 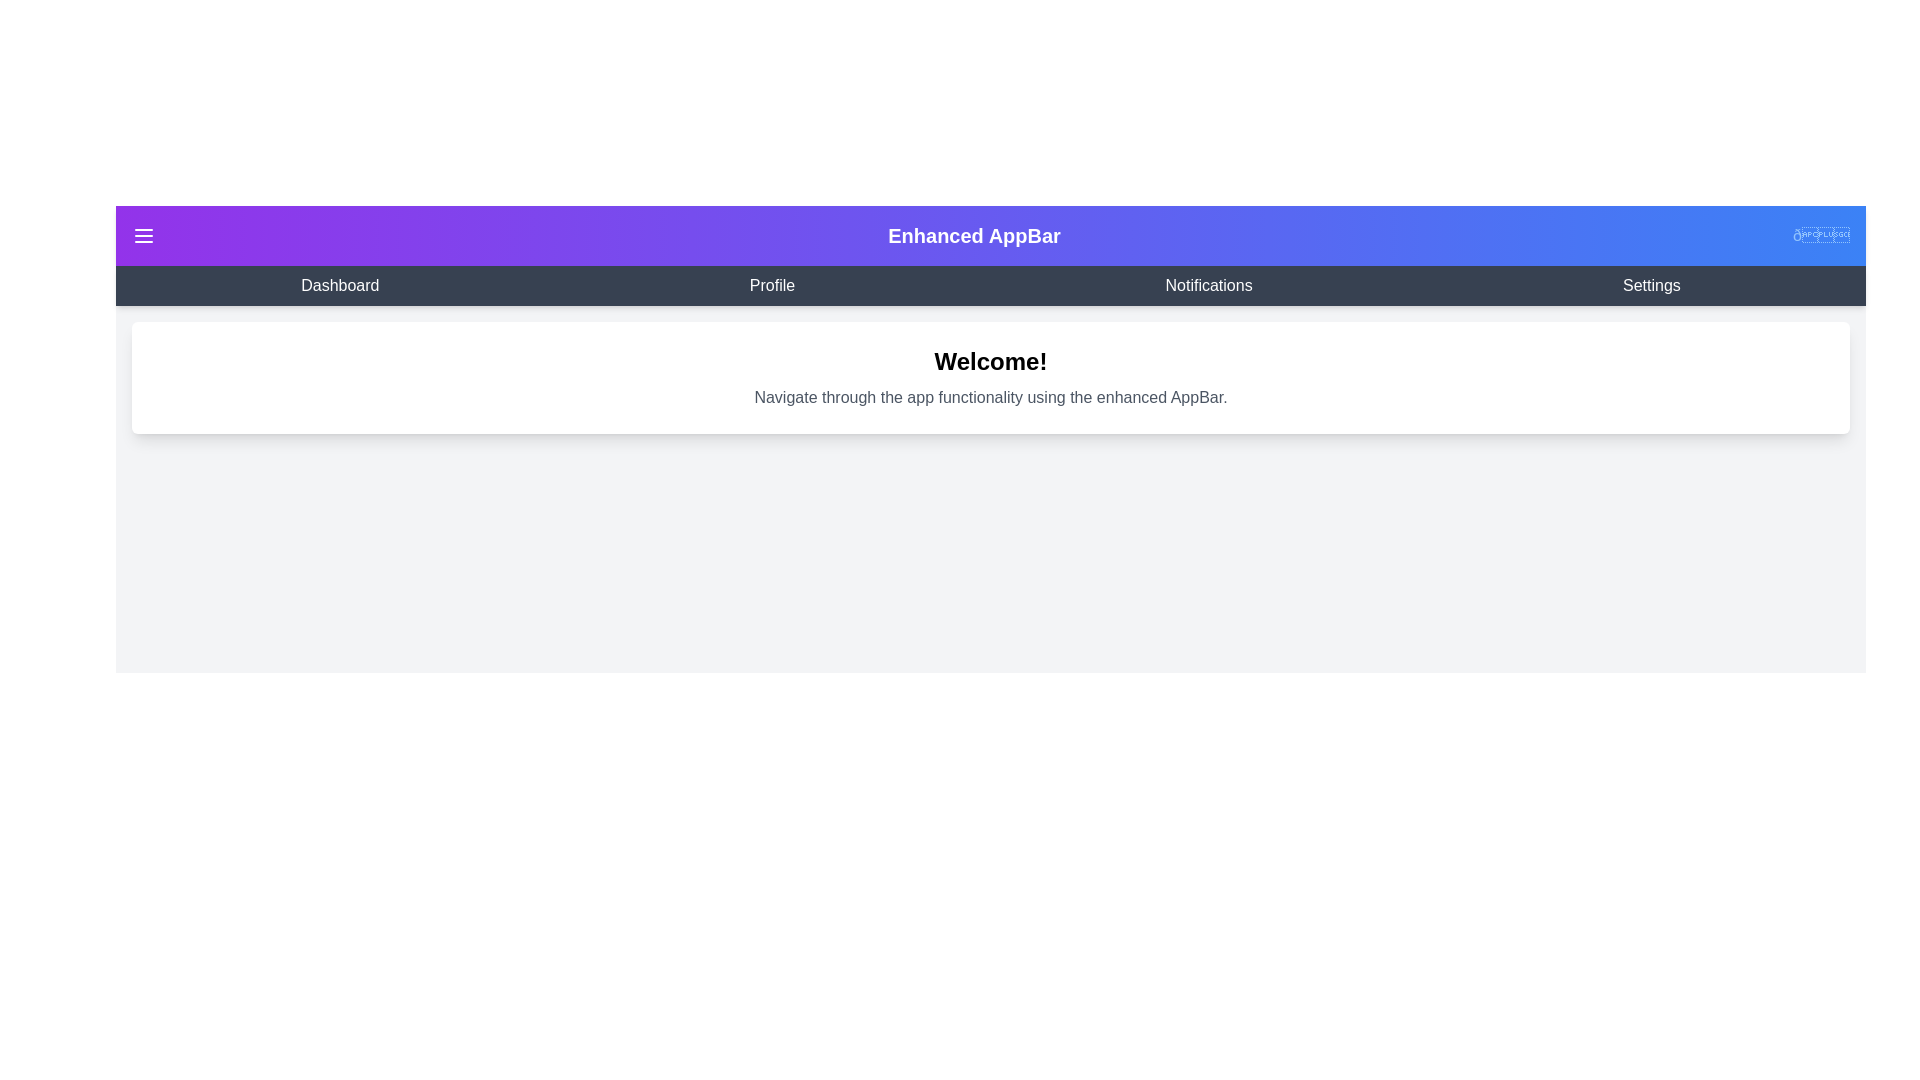 I want to click on the navigation link Settings, so click(x=1651, y=285).